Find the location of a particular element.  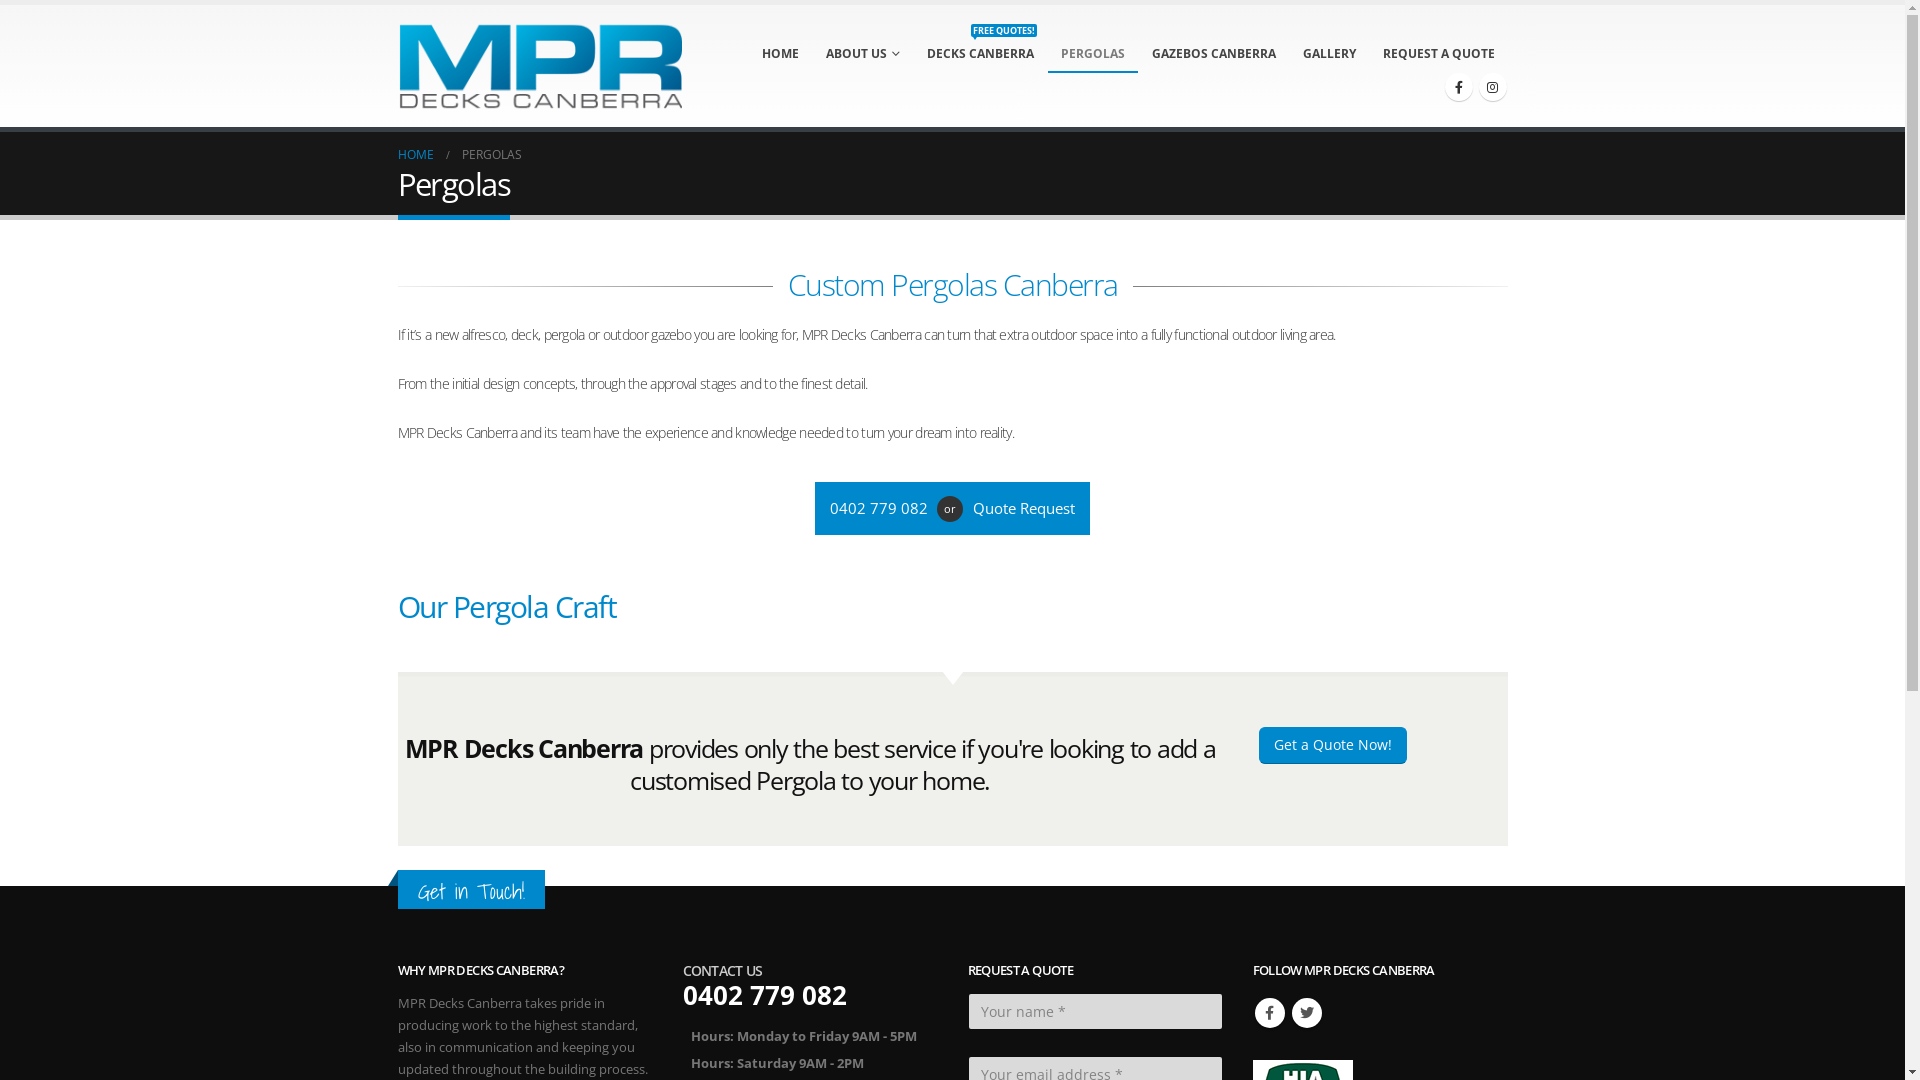

'Get in Touch!' is located at coordinates (416, 890).